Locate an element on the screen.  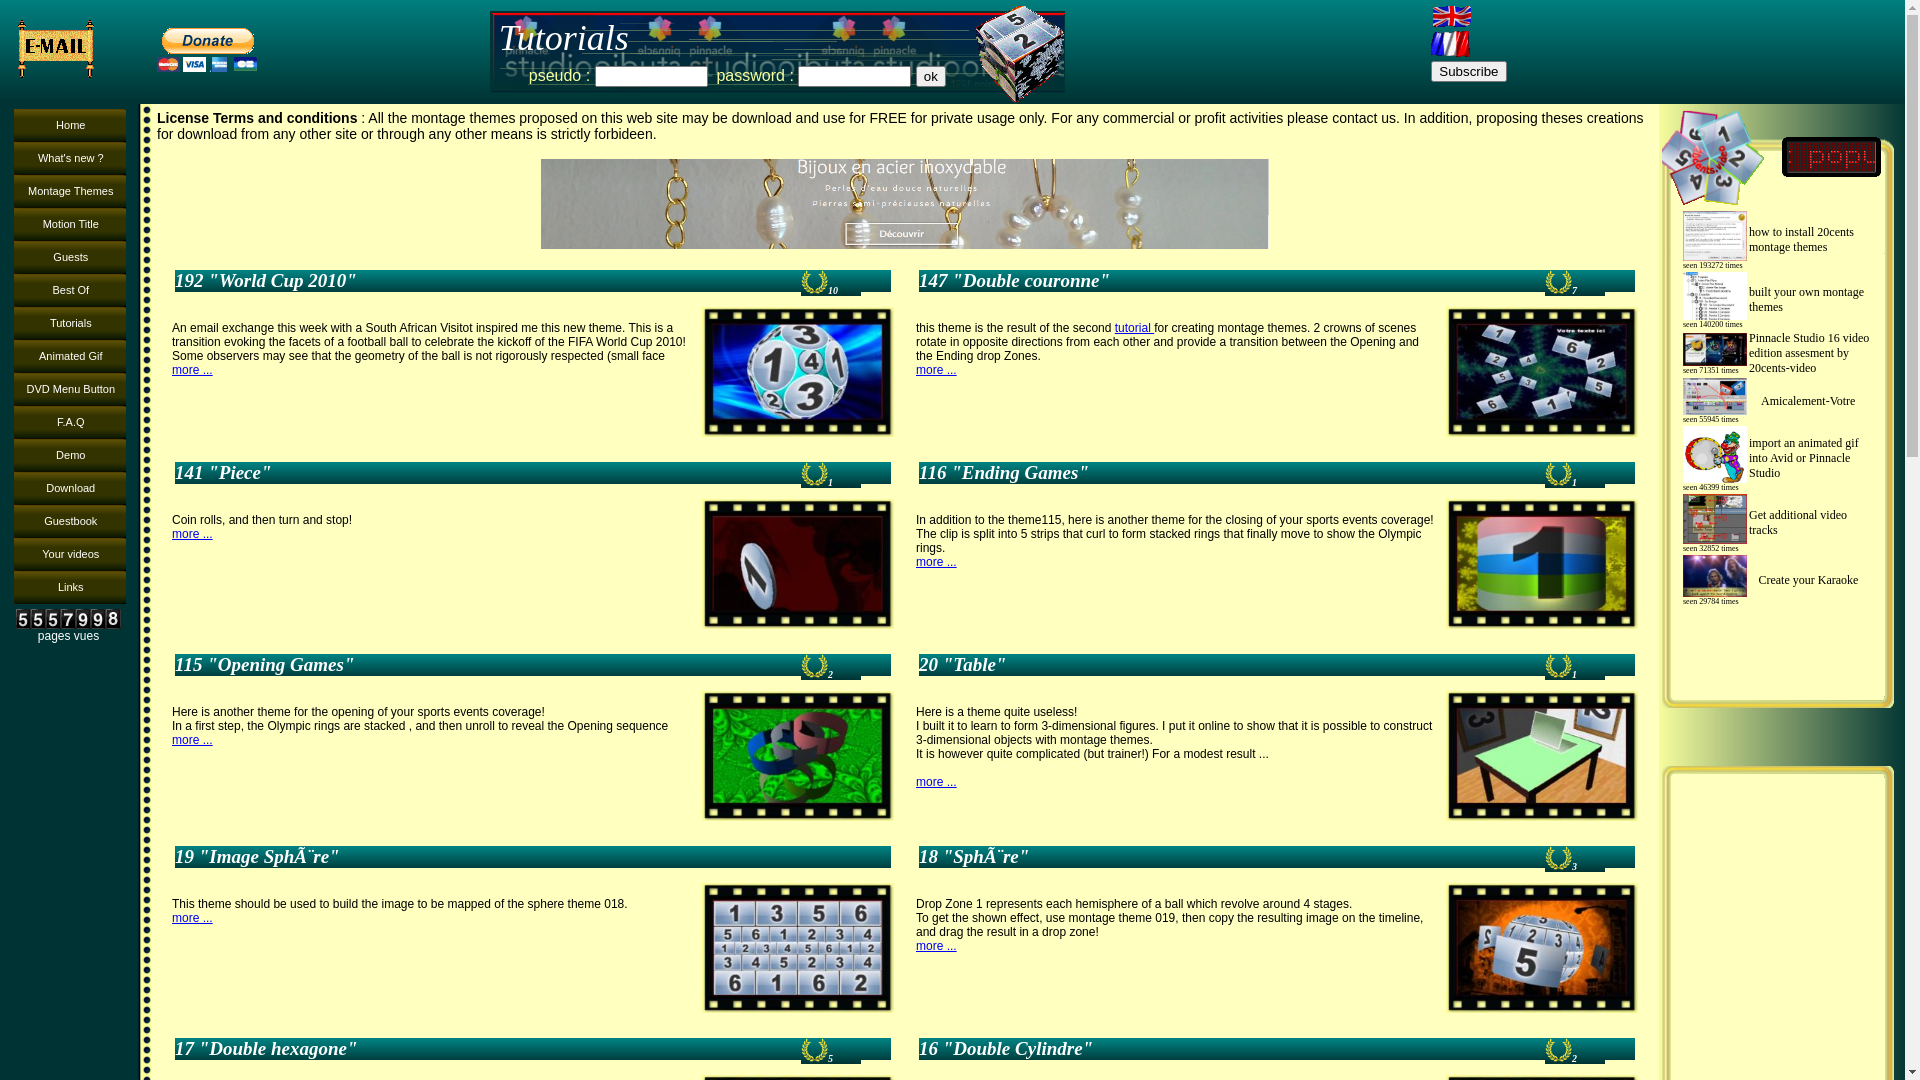
'more ...' is located at coordinates (172, 370).